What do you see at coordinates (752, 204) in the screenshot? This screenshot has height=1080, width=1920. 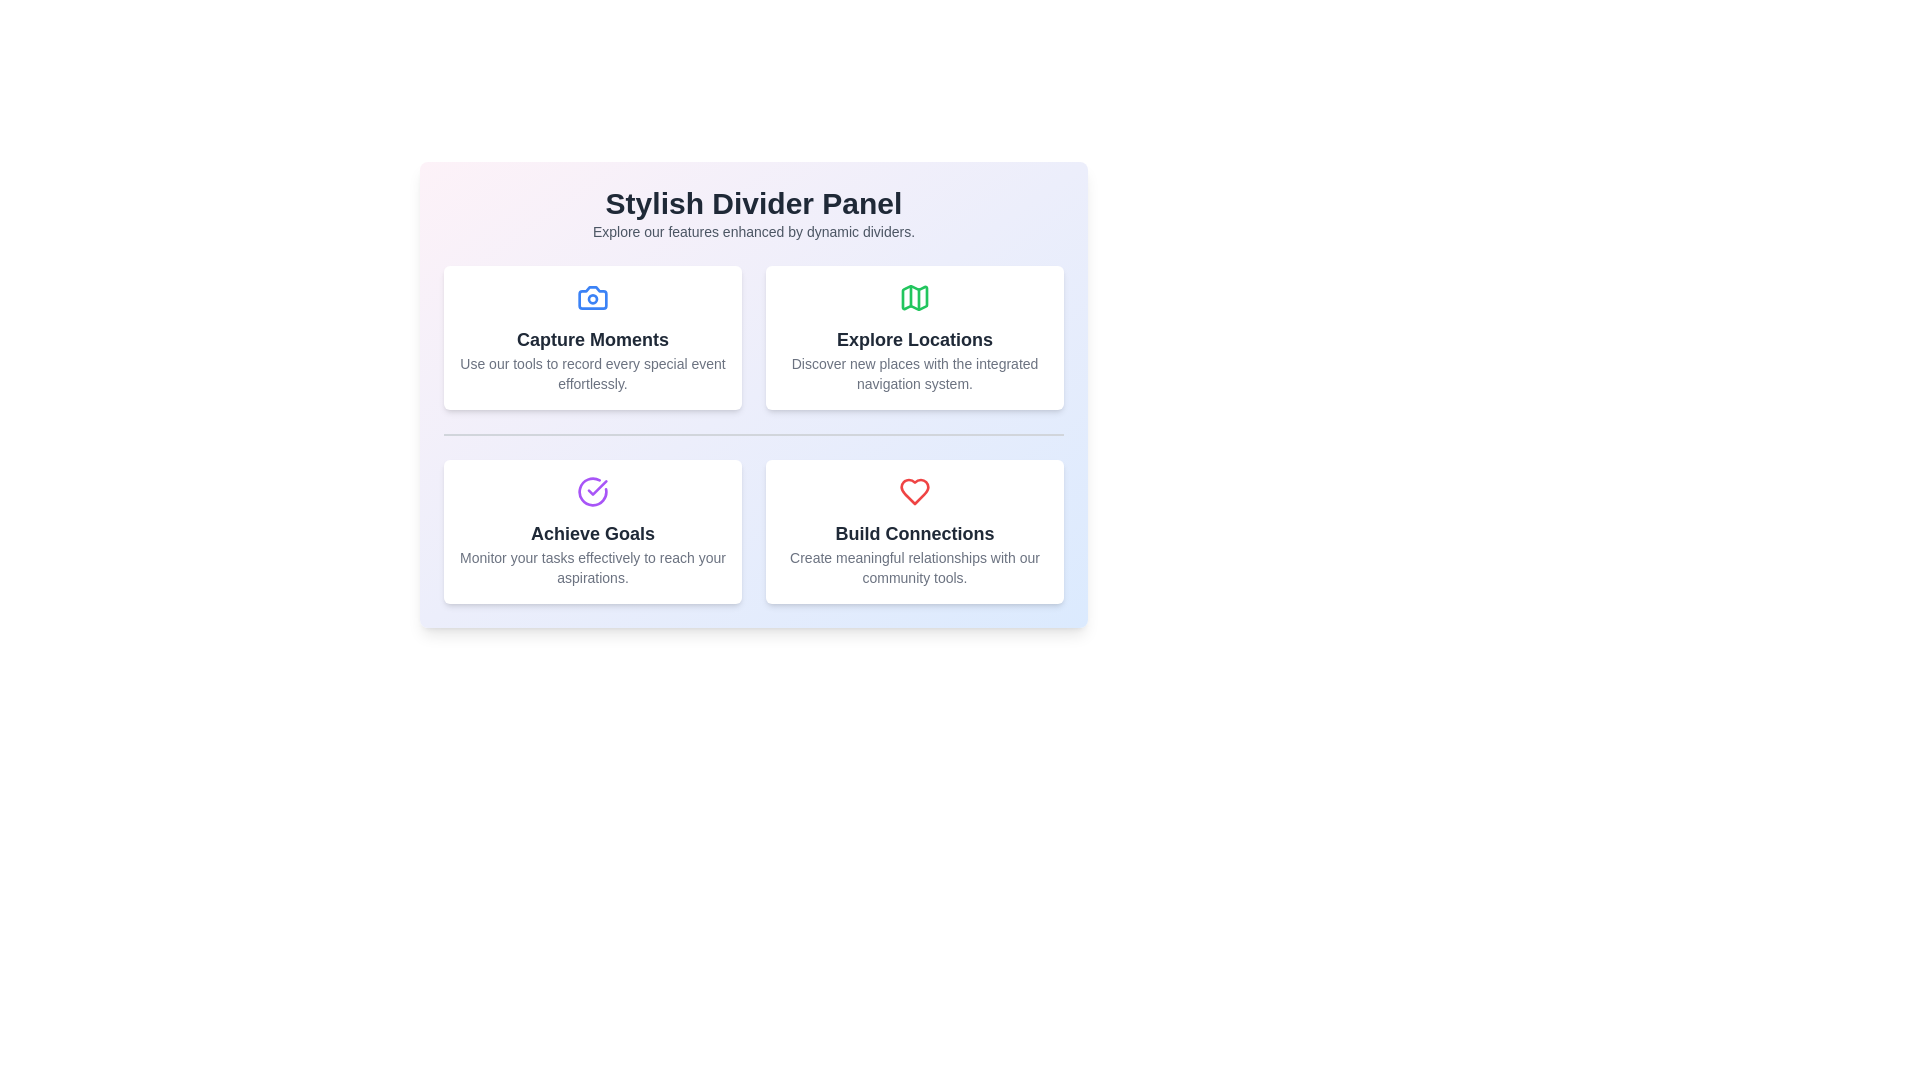 I see `the heading element that serves as a title for the section, providing a clear and bold introduction to the content below` at bounding box center [752, 204].